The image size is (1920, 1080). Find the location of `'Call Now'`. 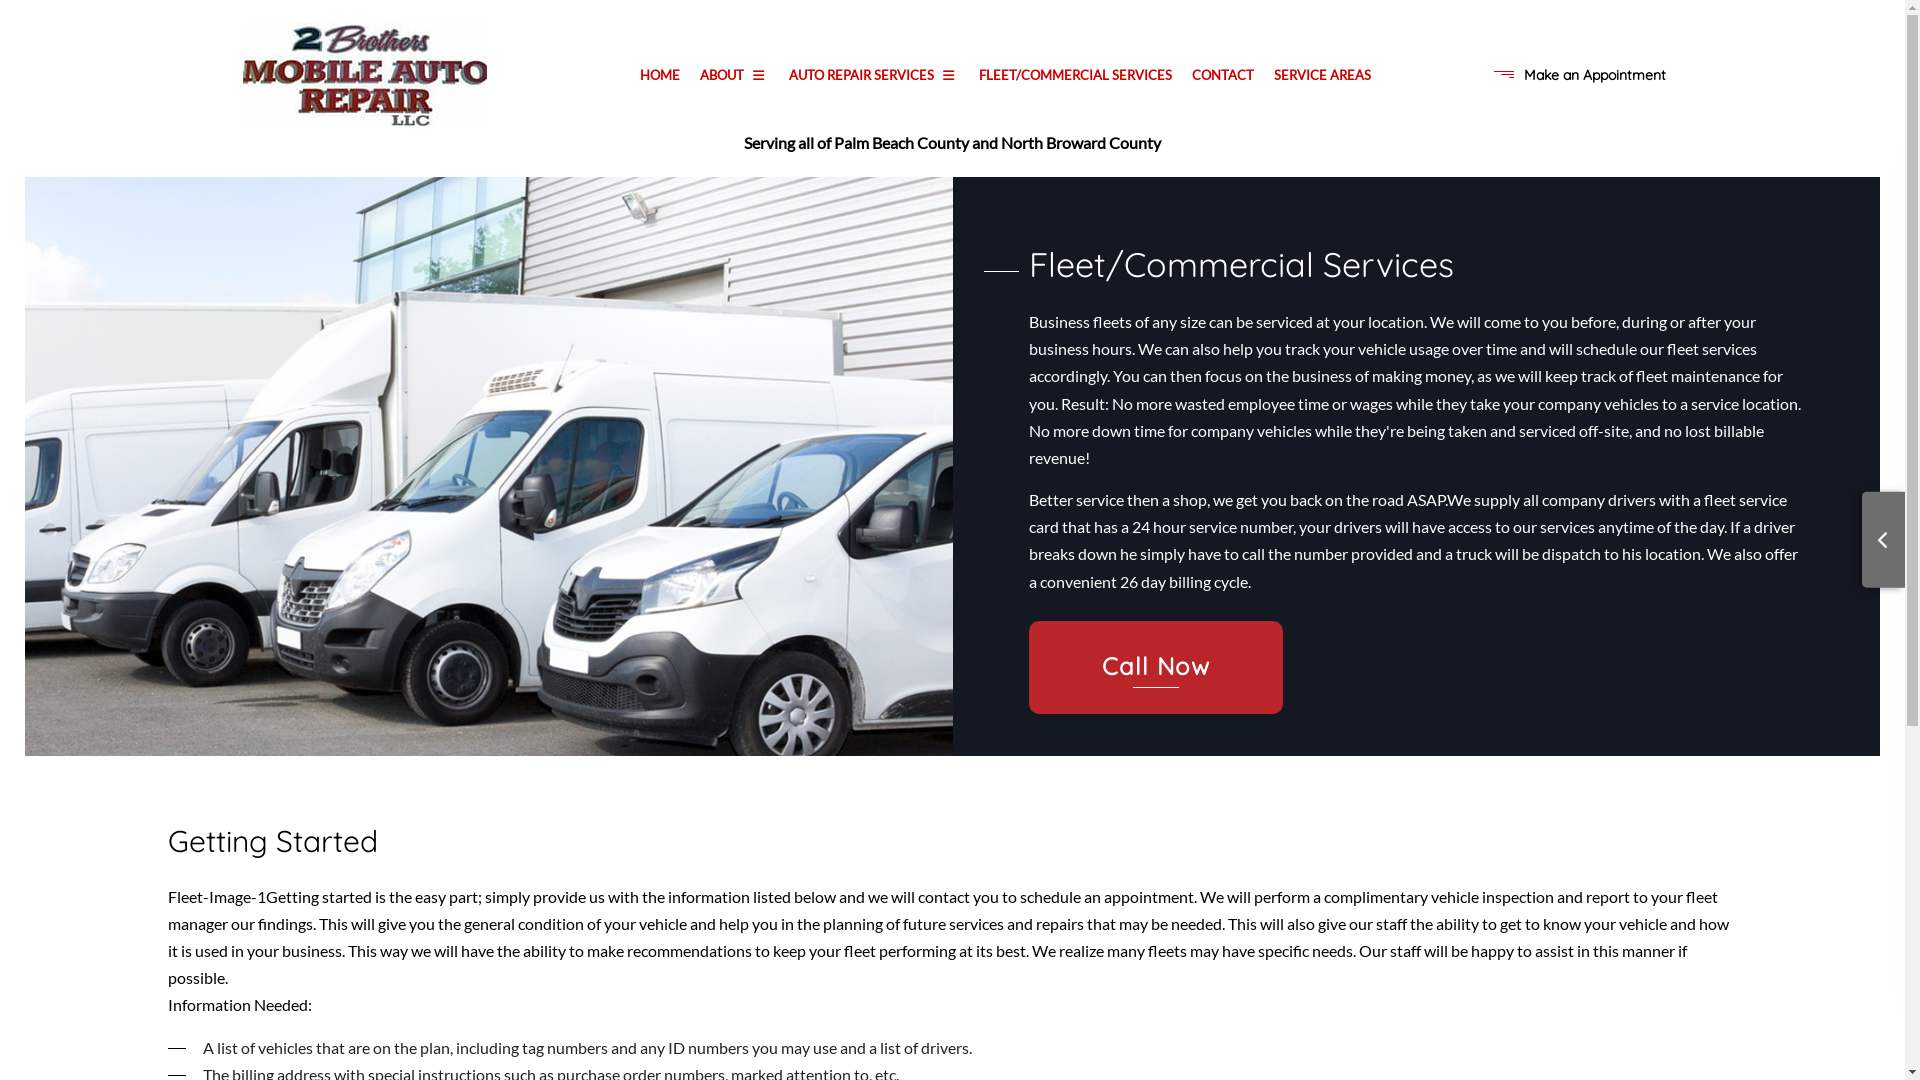

'Call Now' is located at coordinates (1028, 667).